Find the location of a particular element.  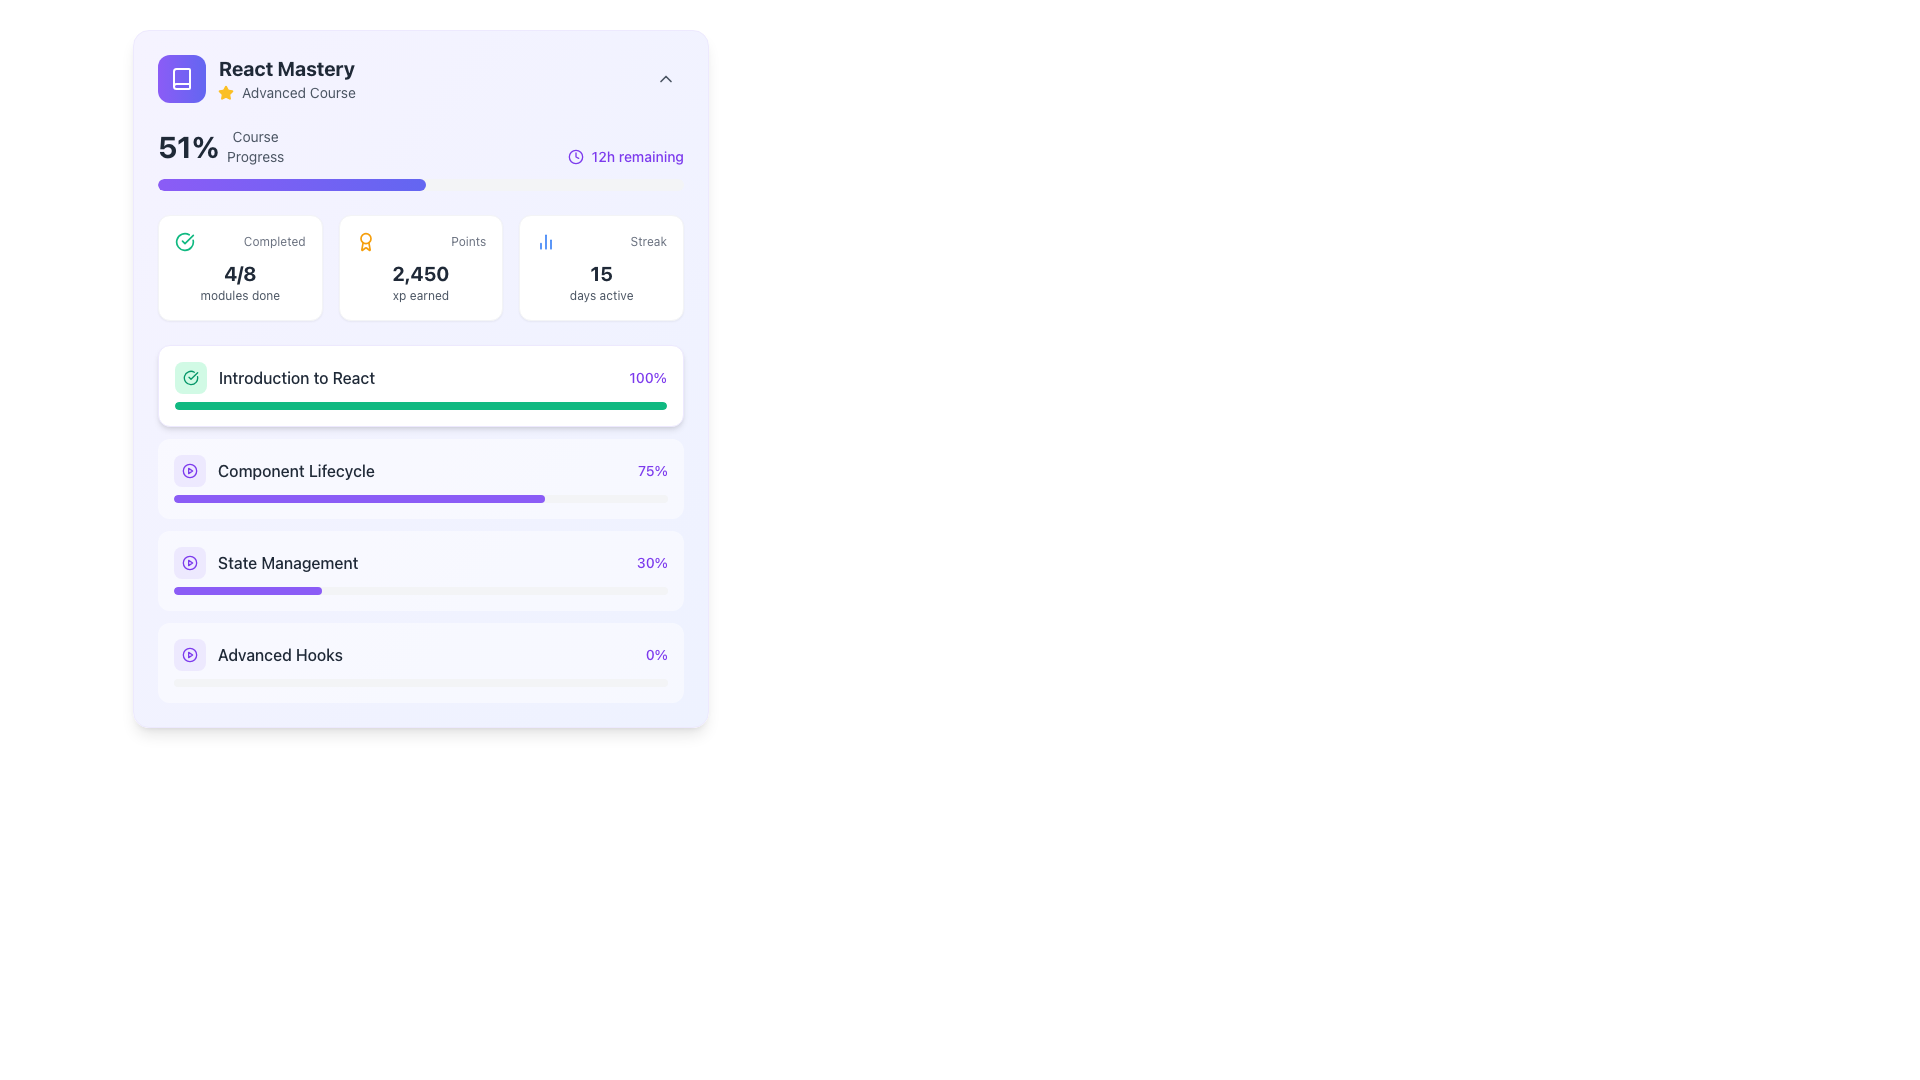

the amber award icon located to the left of the 'Points' label and directly under the course progress section is located at coordinates (365, 241).